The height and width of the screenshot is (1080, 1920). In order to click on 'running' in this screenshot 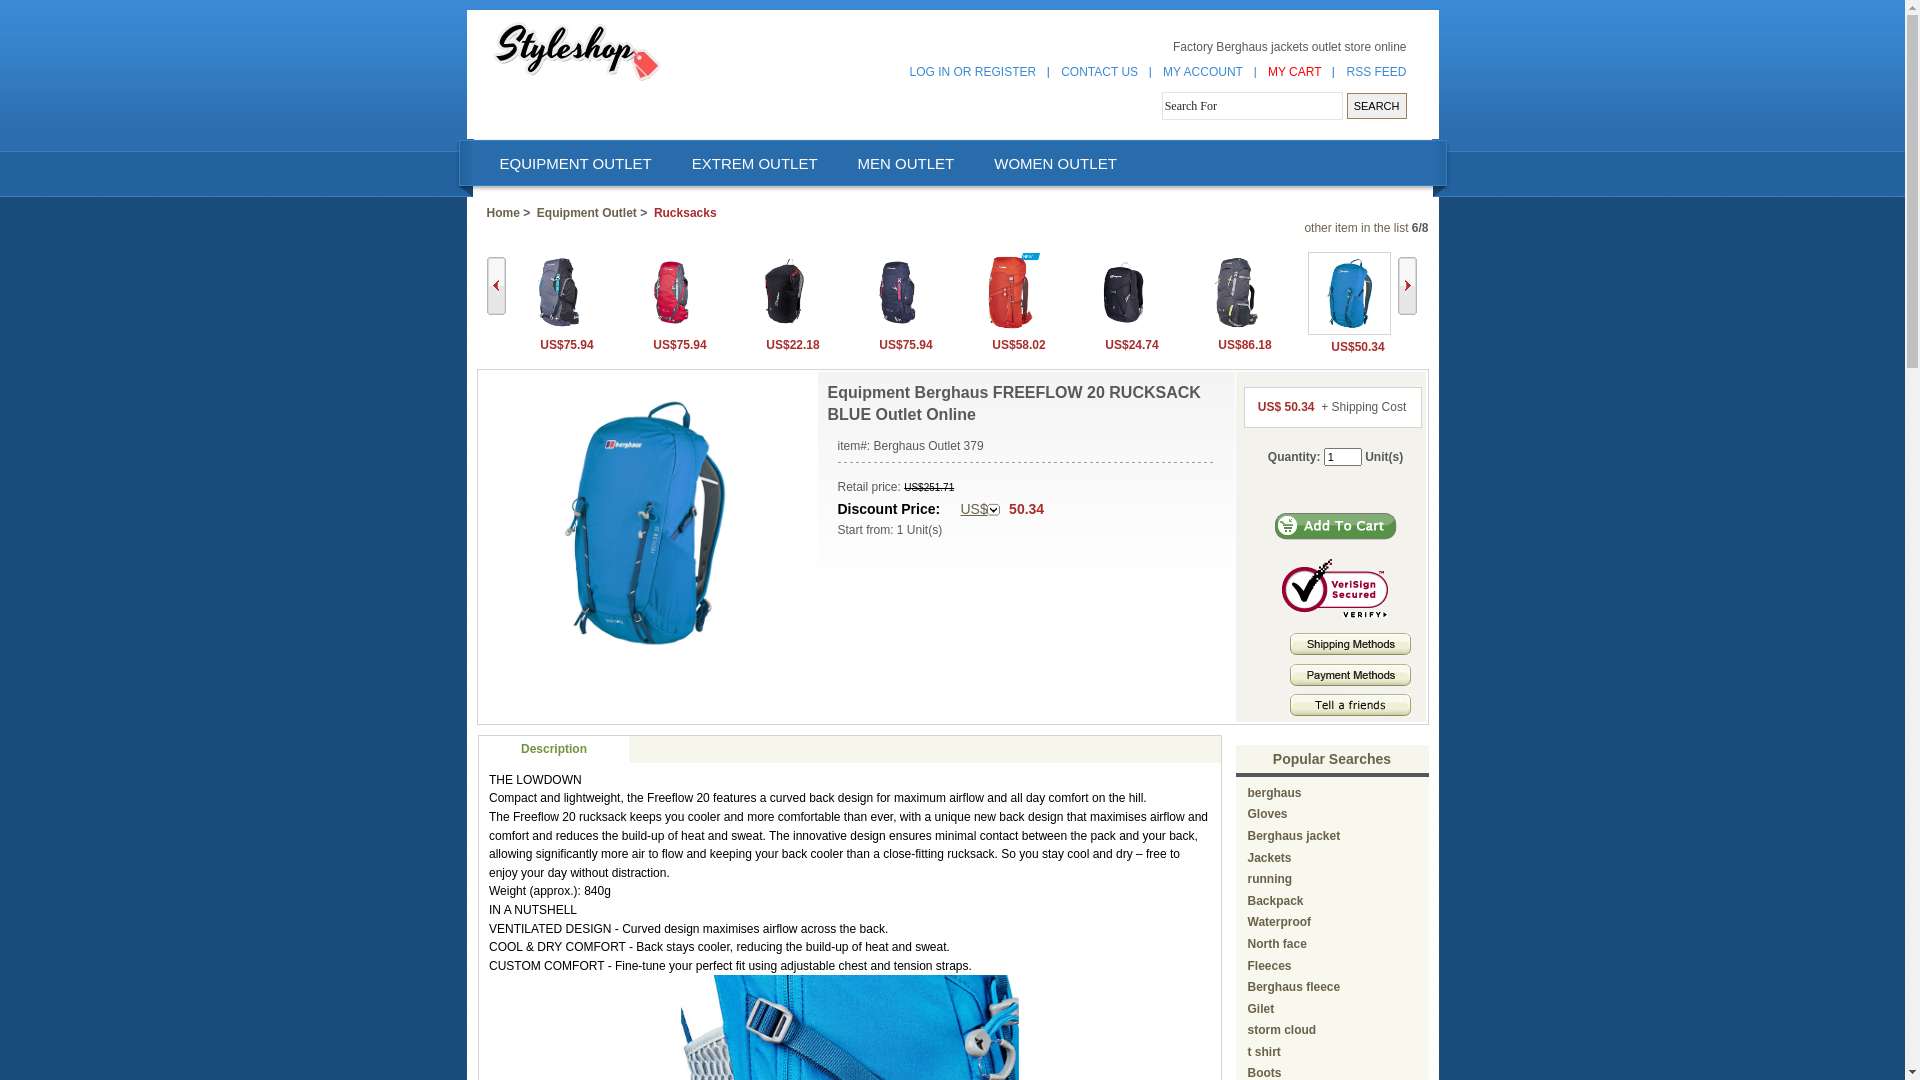, I will do `click(1269, 878)`.